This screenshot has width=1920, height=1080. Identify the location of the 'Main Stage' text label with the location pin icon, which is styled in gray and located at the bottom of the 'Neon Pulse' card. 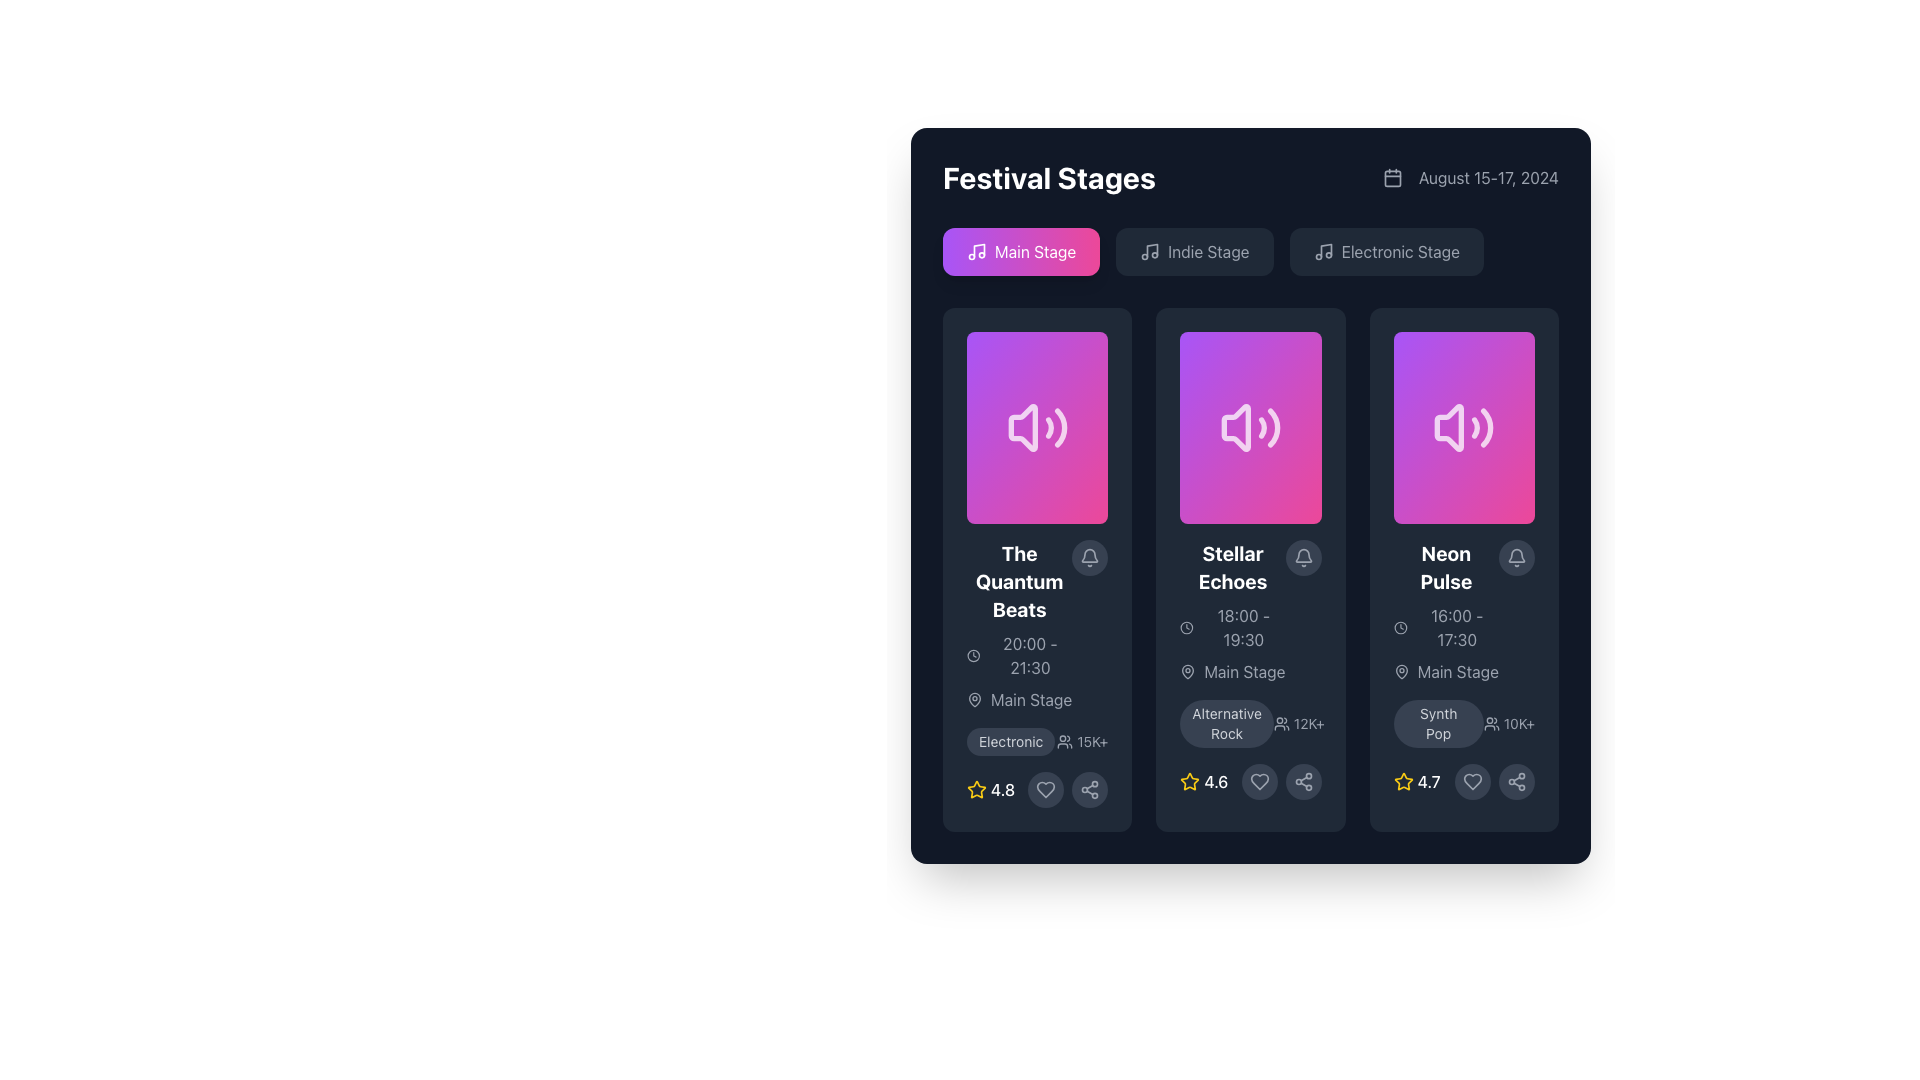
(1446, 671).